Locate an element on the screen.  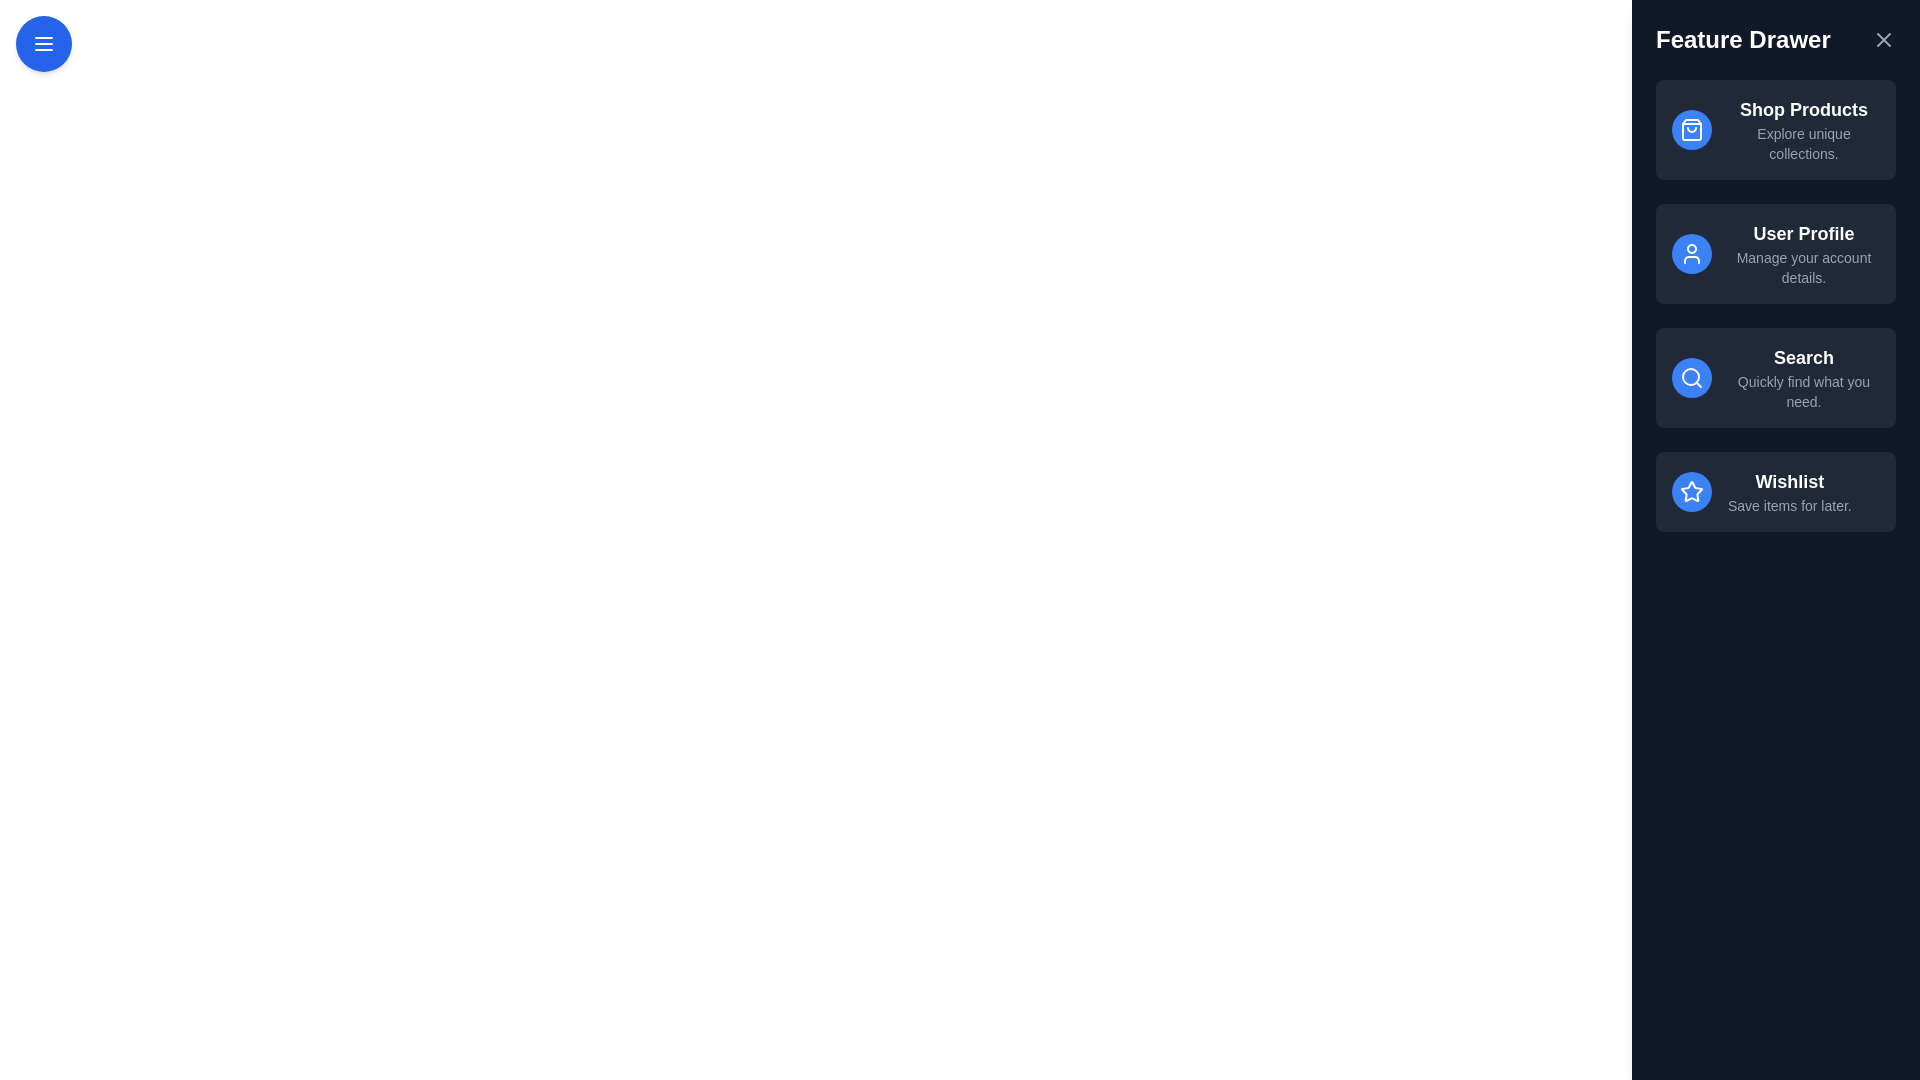
the close button of the drawer to close it is located at coordinates (1882, 39).